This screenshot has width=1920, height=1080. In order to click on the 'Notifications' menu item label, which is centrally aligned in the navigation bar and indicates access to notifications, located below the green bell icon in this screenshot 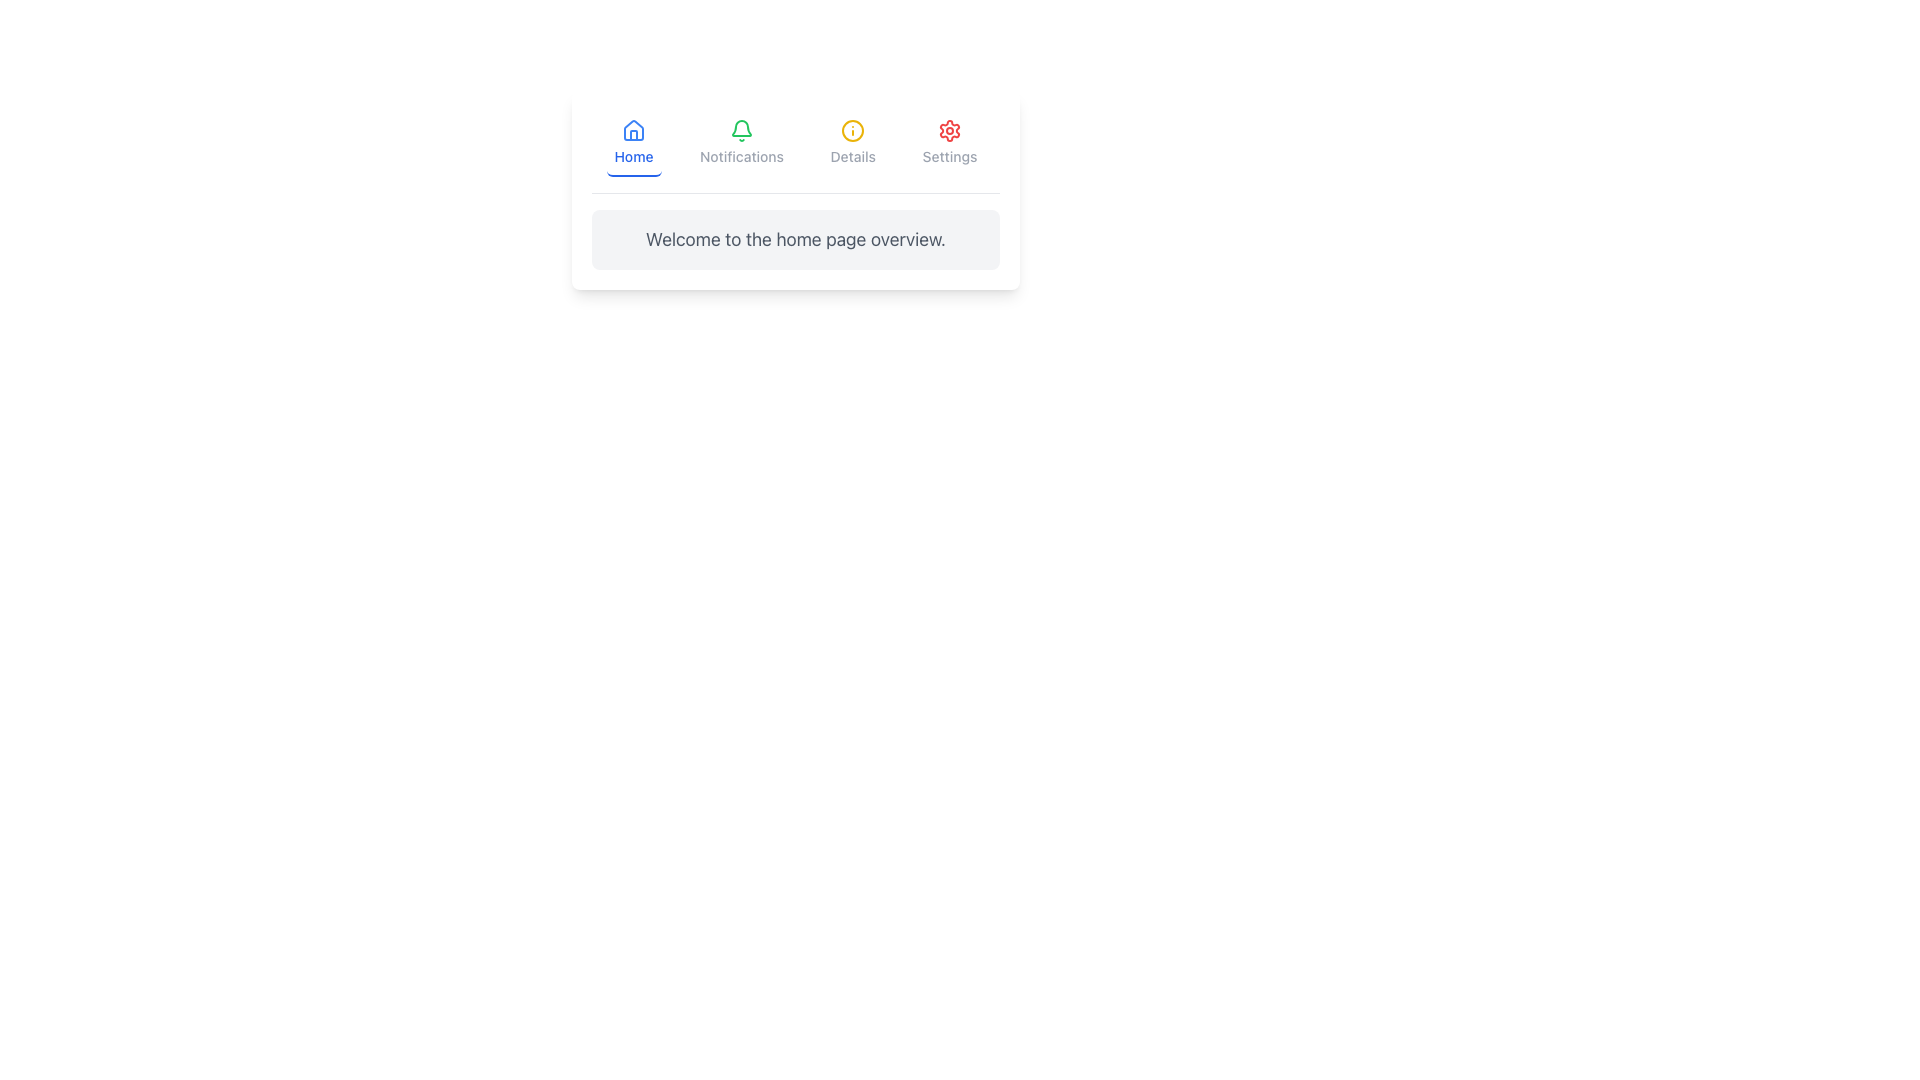, I will do `click(741, 156)`.